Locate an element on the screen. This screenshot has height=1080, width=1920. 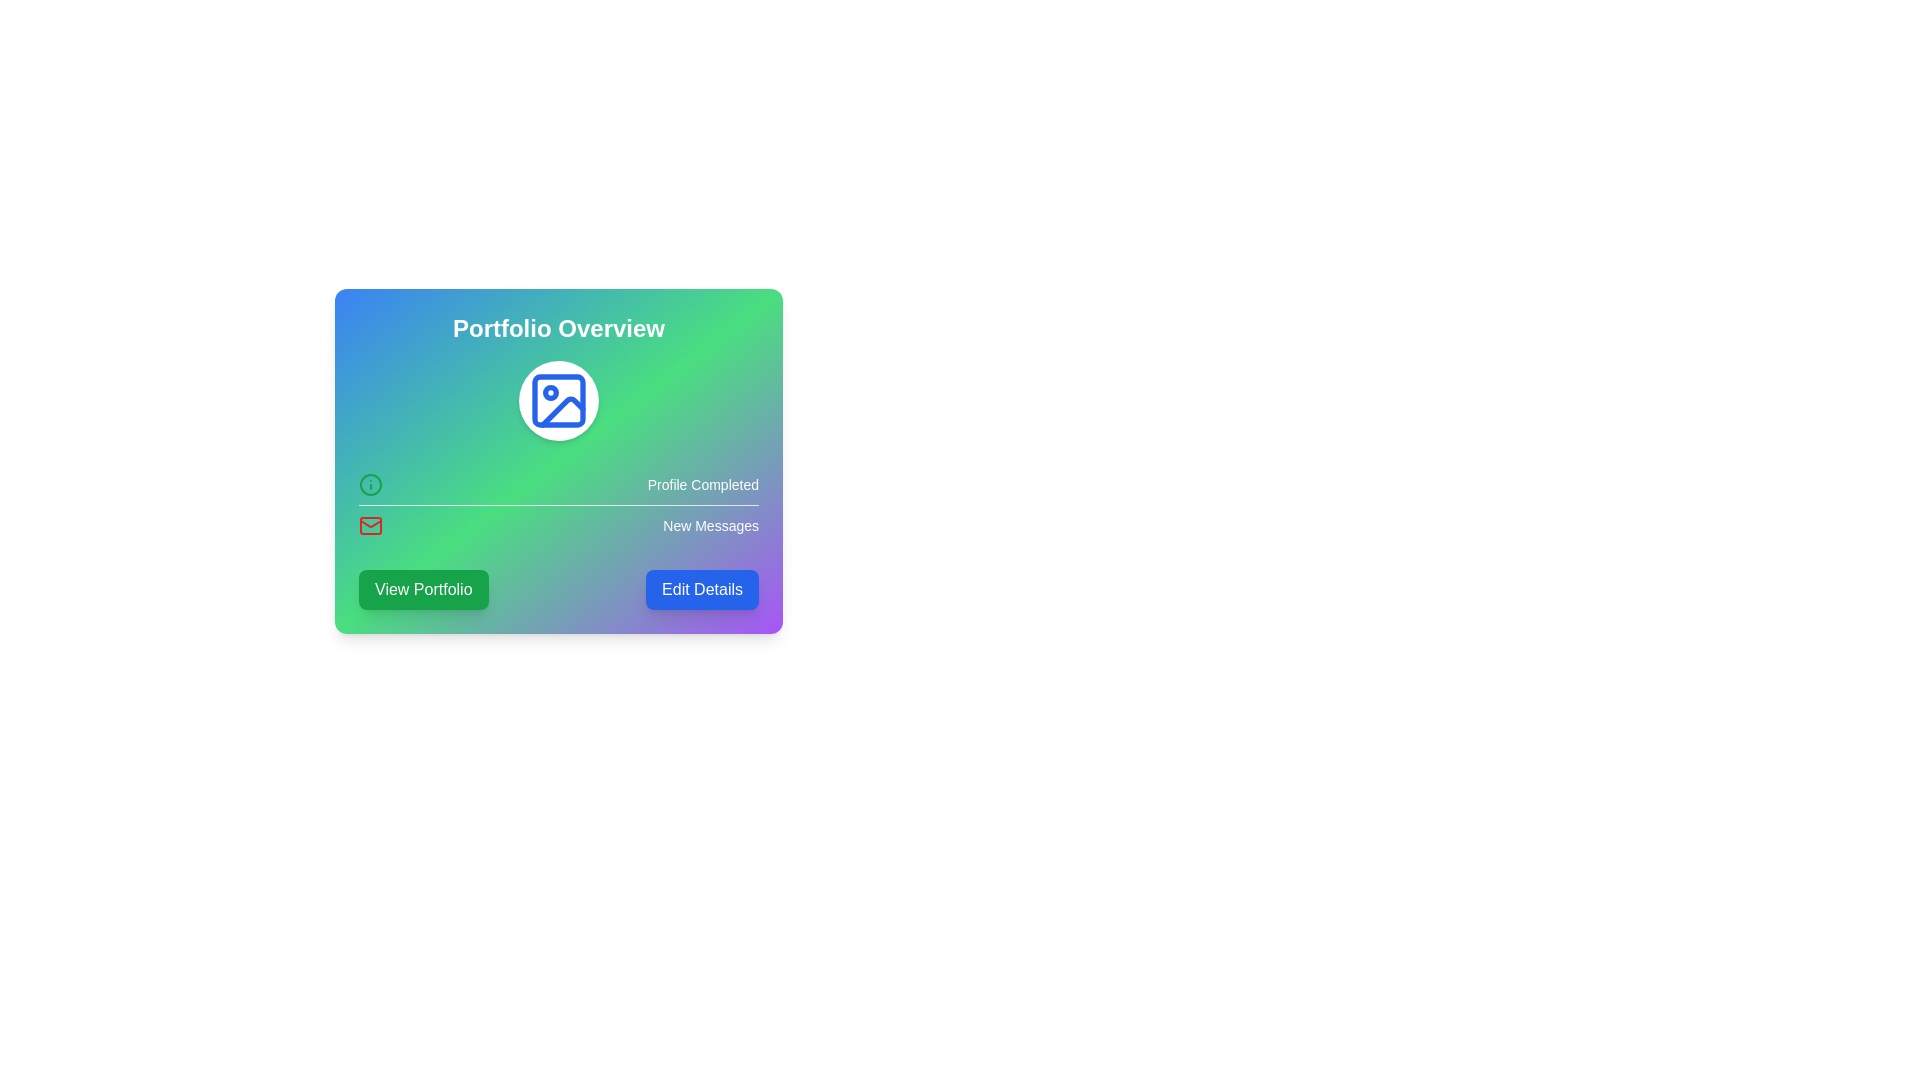
the green rectangular button labeled 'View Portfolio' located at the bottom-left corner of the card interface is located at coordinates (422, 589).